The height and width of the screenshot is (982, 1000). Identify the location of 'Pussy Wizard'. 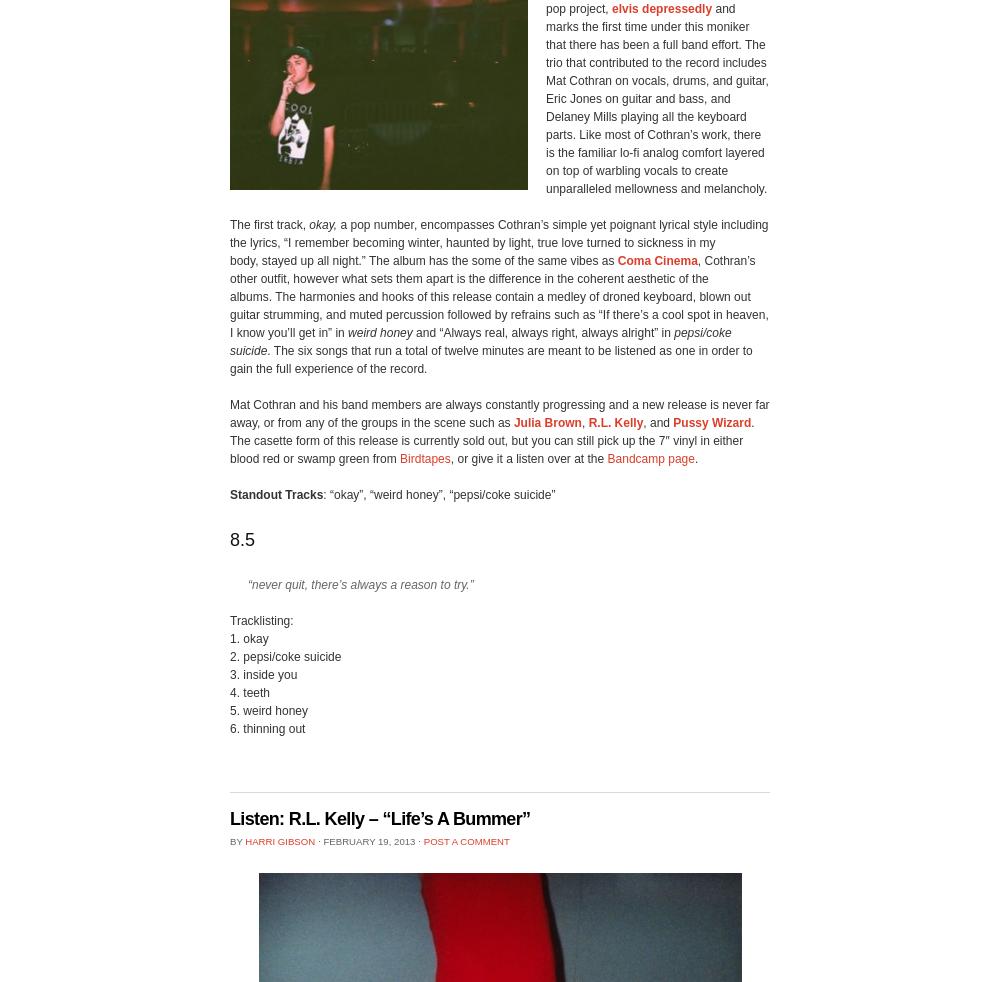
(711, 423).